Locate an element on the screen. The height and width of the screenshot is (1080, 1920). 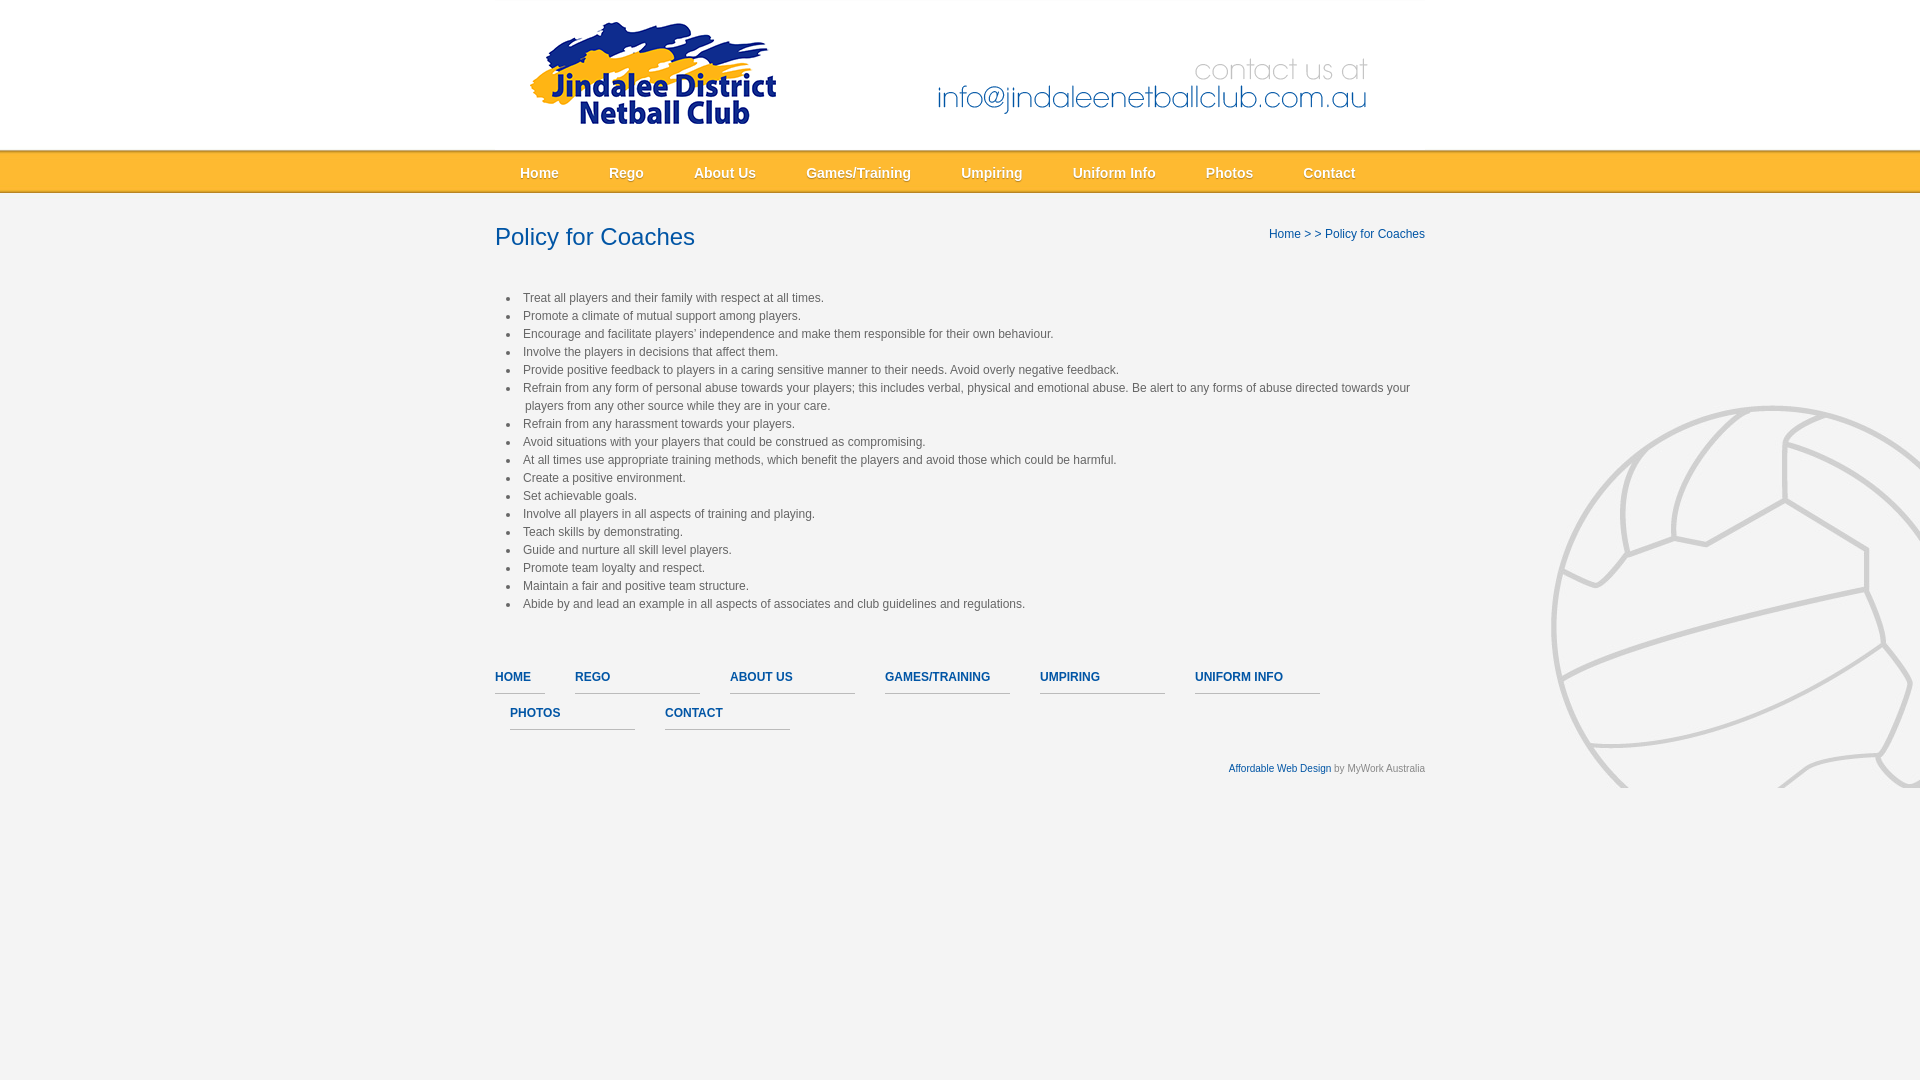
'UMPIRING' is located at coordinates (1069, 676).